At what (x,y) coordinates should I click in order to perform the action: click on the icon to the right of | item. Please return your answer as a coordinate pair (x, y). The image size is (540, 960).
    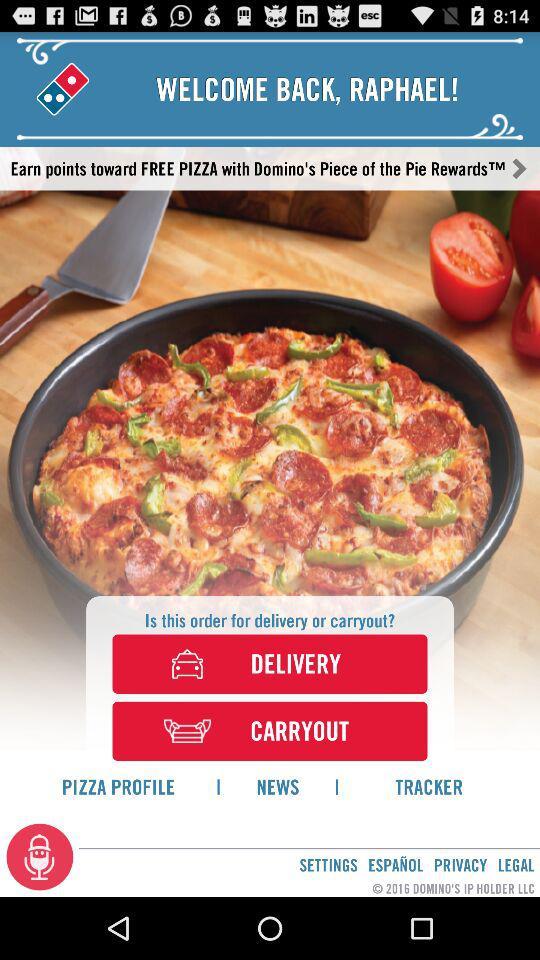
    Looking at the image, I should click on (428, 786).